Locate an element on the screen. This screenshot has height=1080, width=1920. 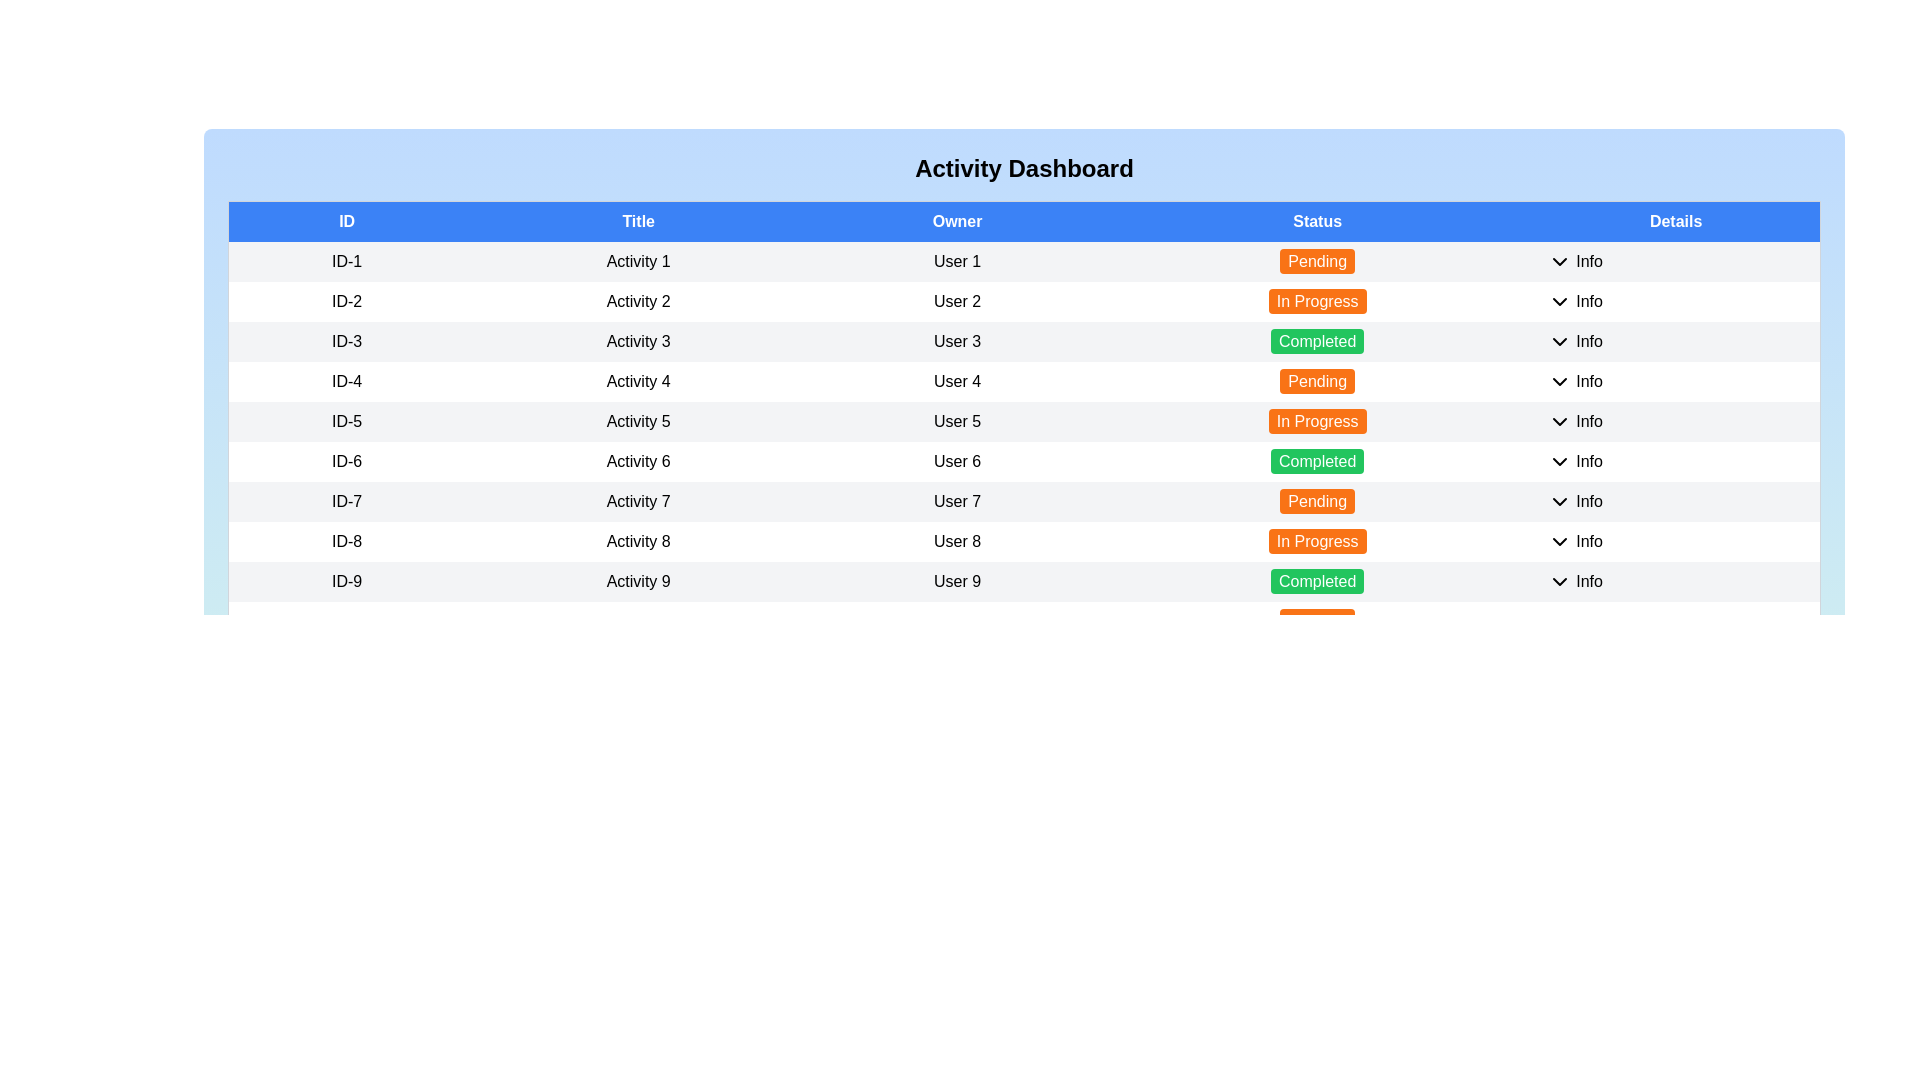
'Reload Data' button to refresh the data displayed on the dashboard is located at coordinates (285, 1070).